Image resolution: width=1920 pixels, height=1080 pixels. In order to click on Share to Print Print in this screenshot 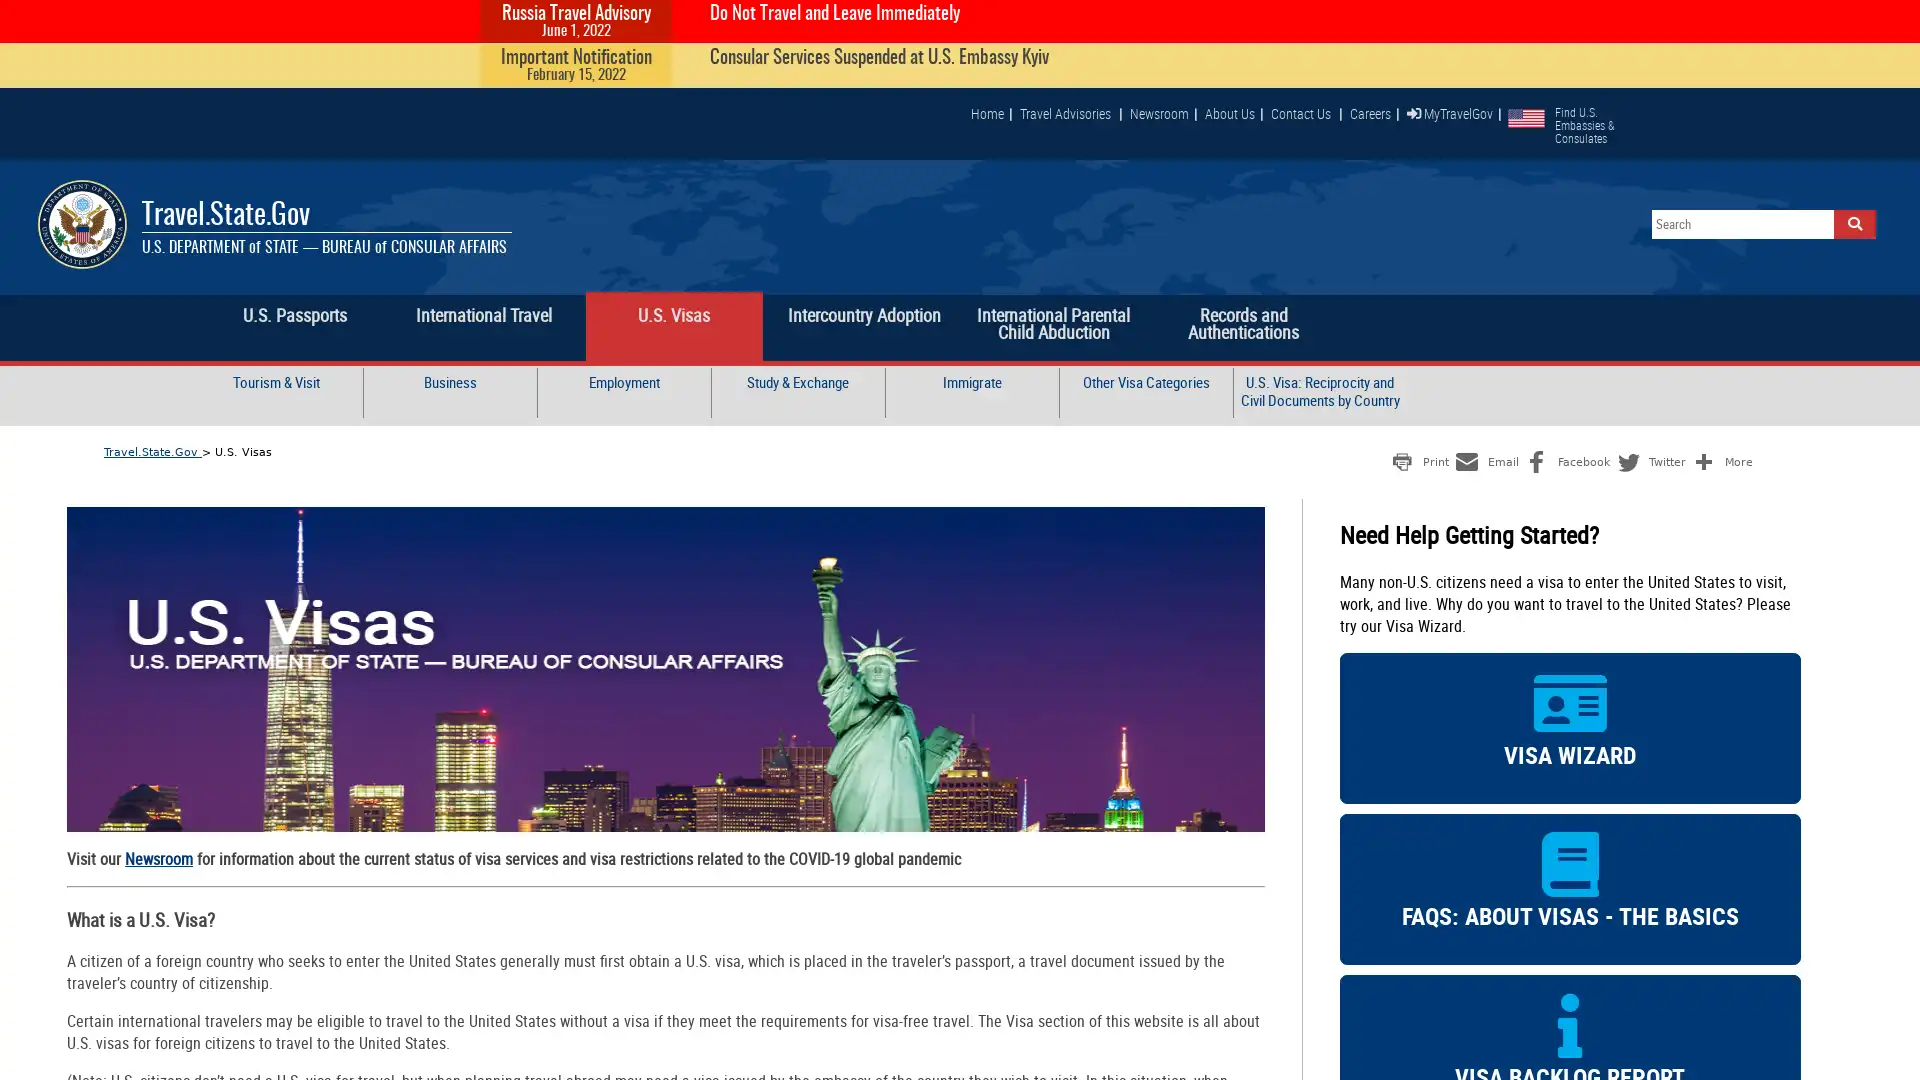, I will do `click(1417, 461)`.